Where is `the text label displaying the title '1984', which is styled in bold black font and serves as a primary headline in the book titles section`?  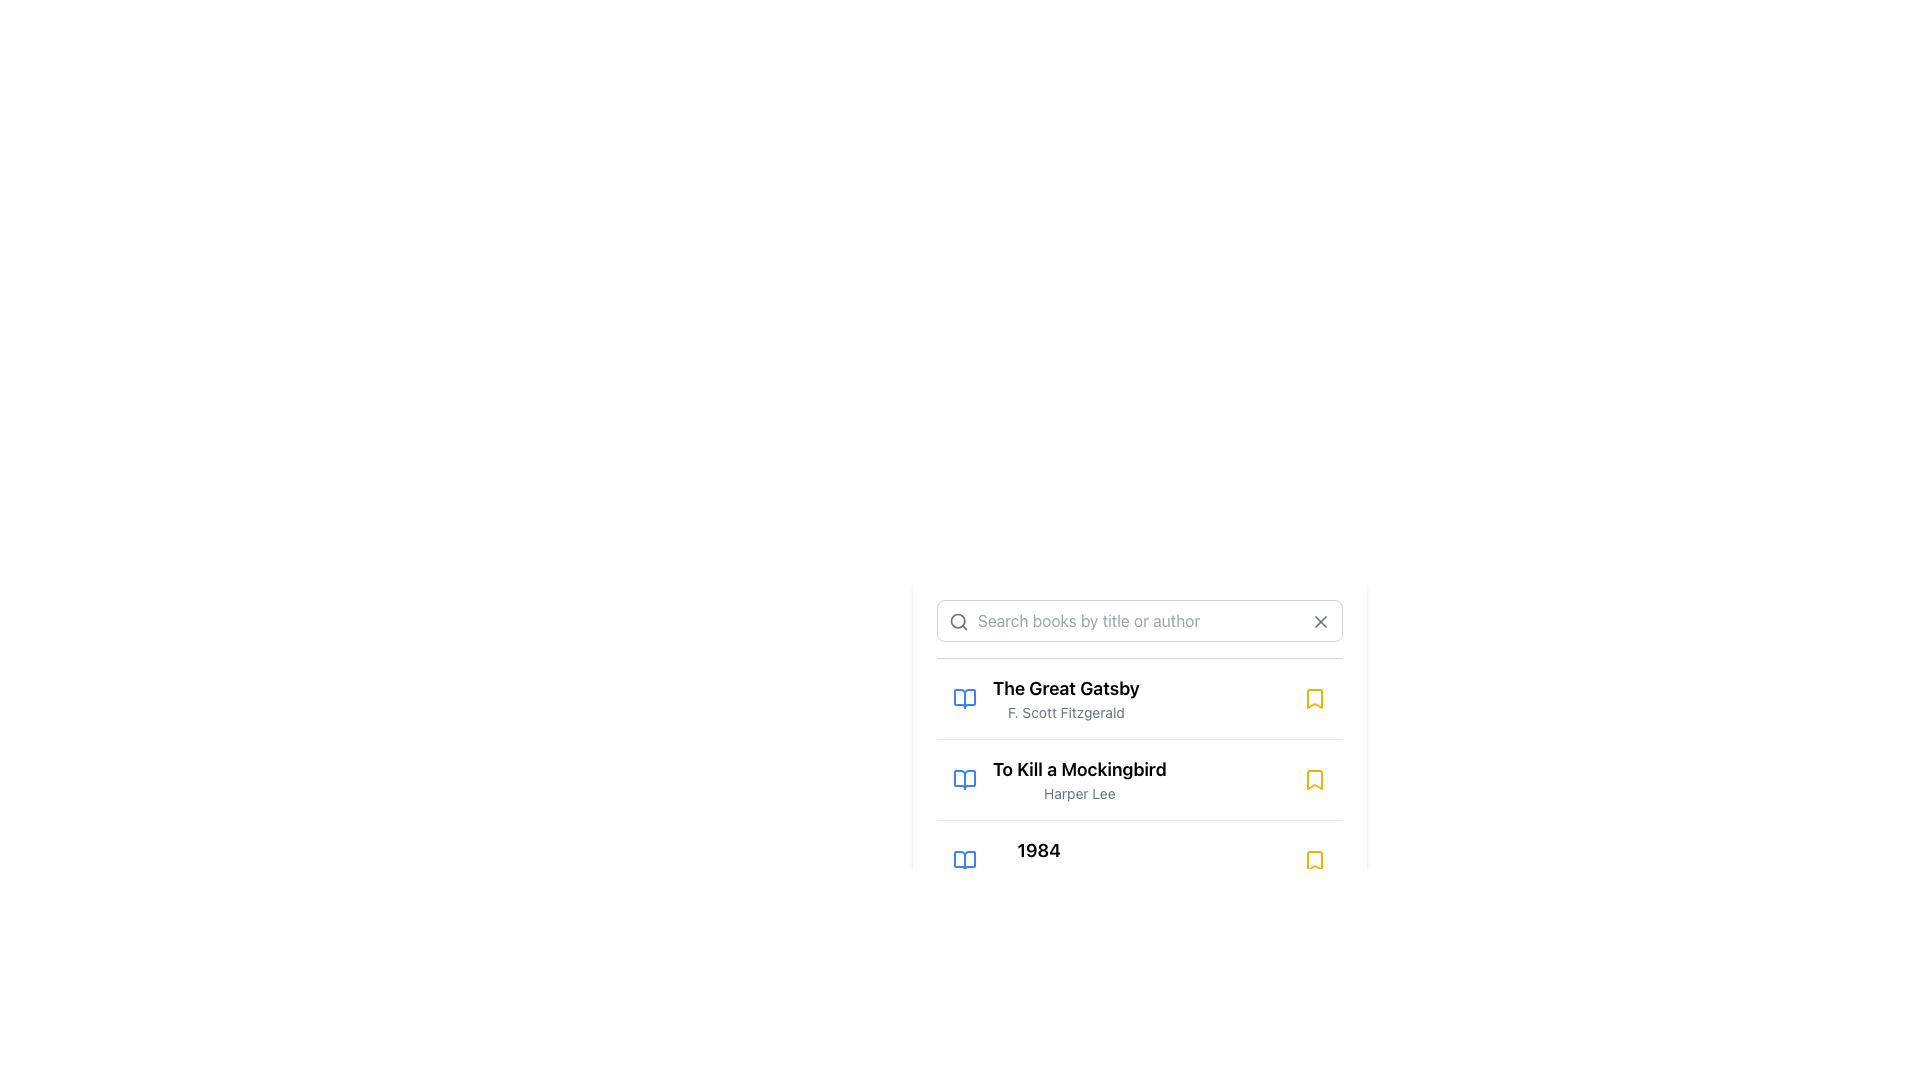
the text label displaying the title '1984', which is styled in bold black font and serves as a primary headline in the book titles section is located at coordinates (1039, 851).